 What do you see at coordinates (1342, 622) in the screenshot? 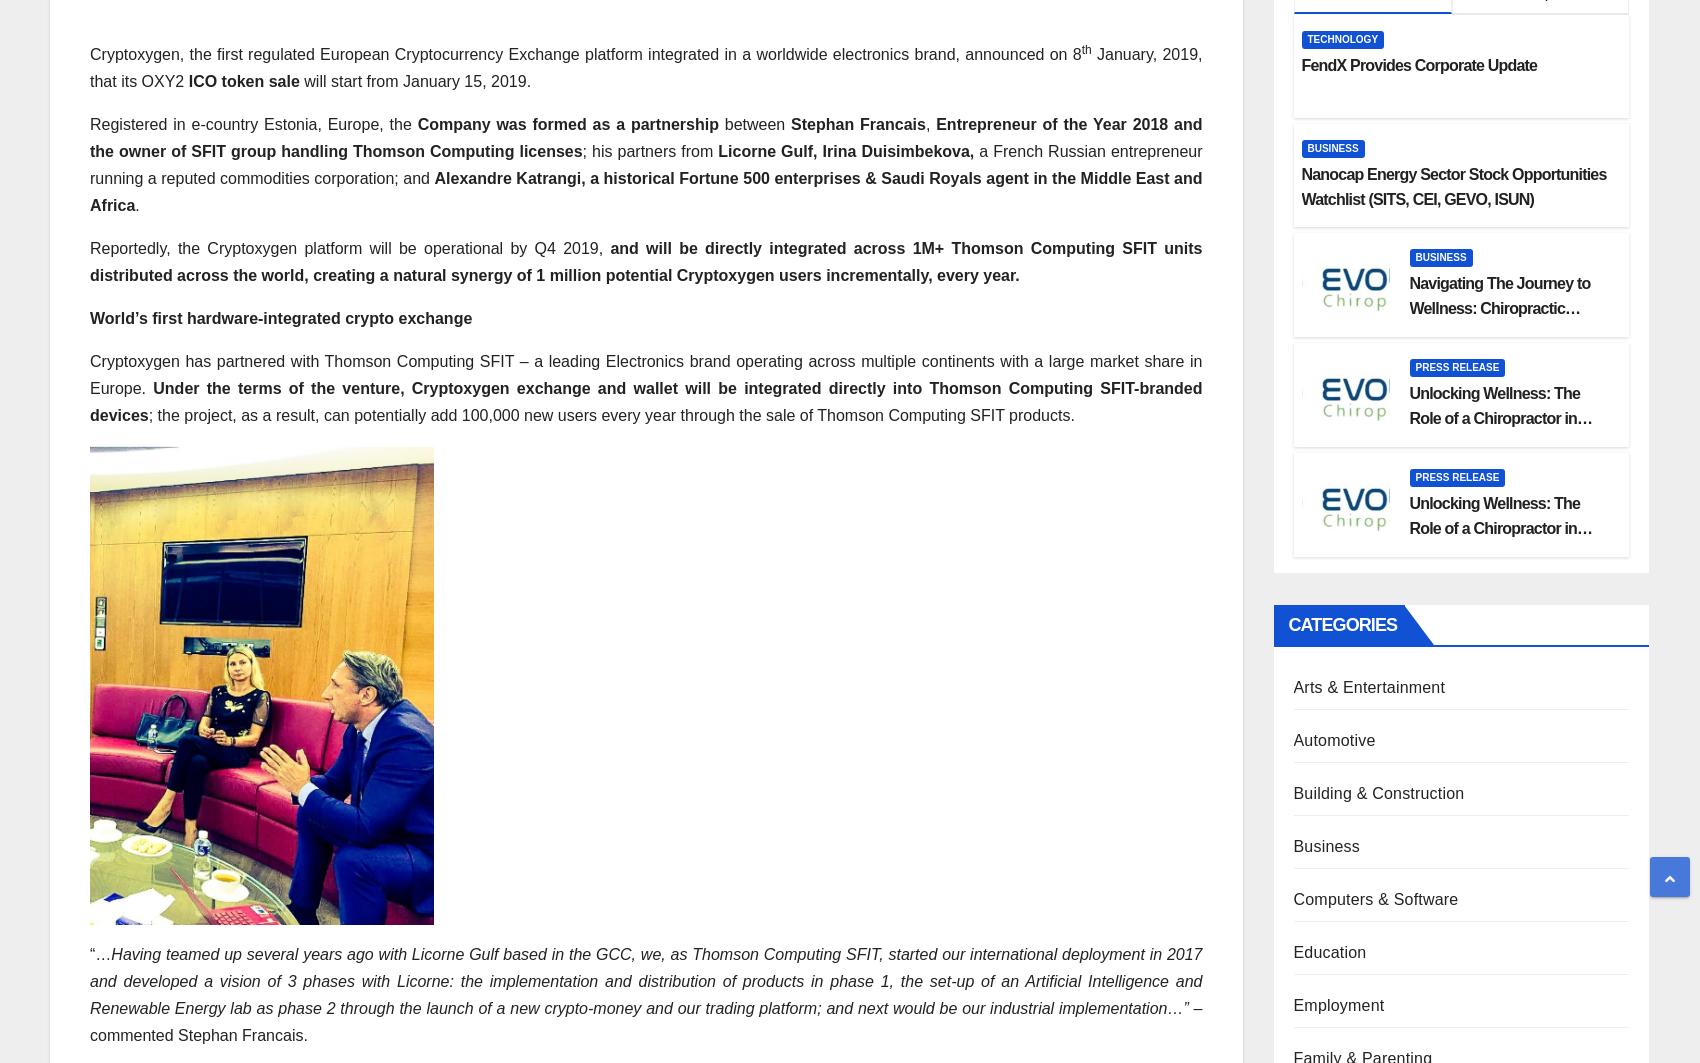
I see `'Categories'` at bounding box center [1342, 622].